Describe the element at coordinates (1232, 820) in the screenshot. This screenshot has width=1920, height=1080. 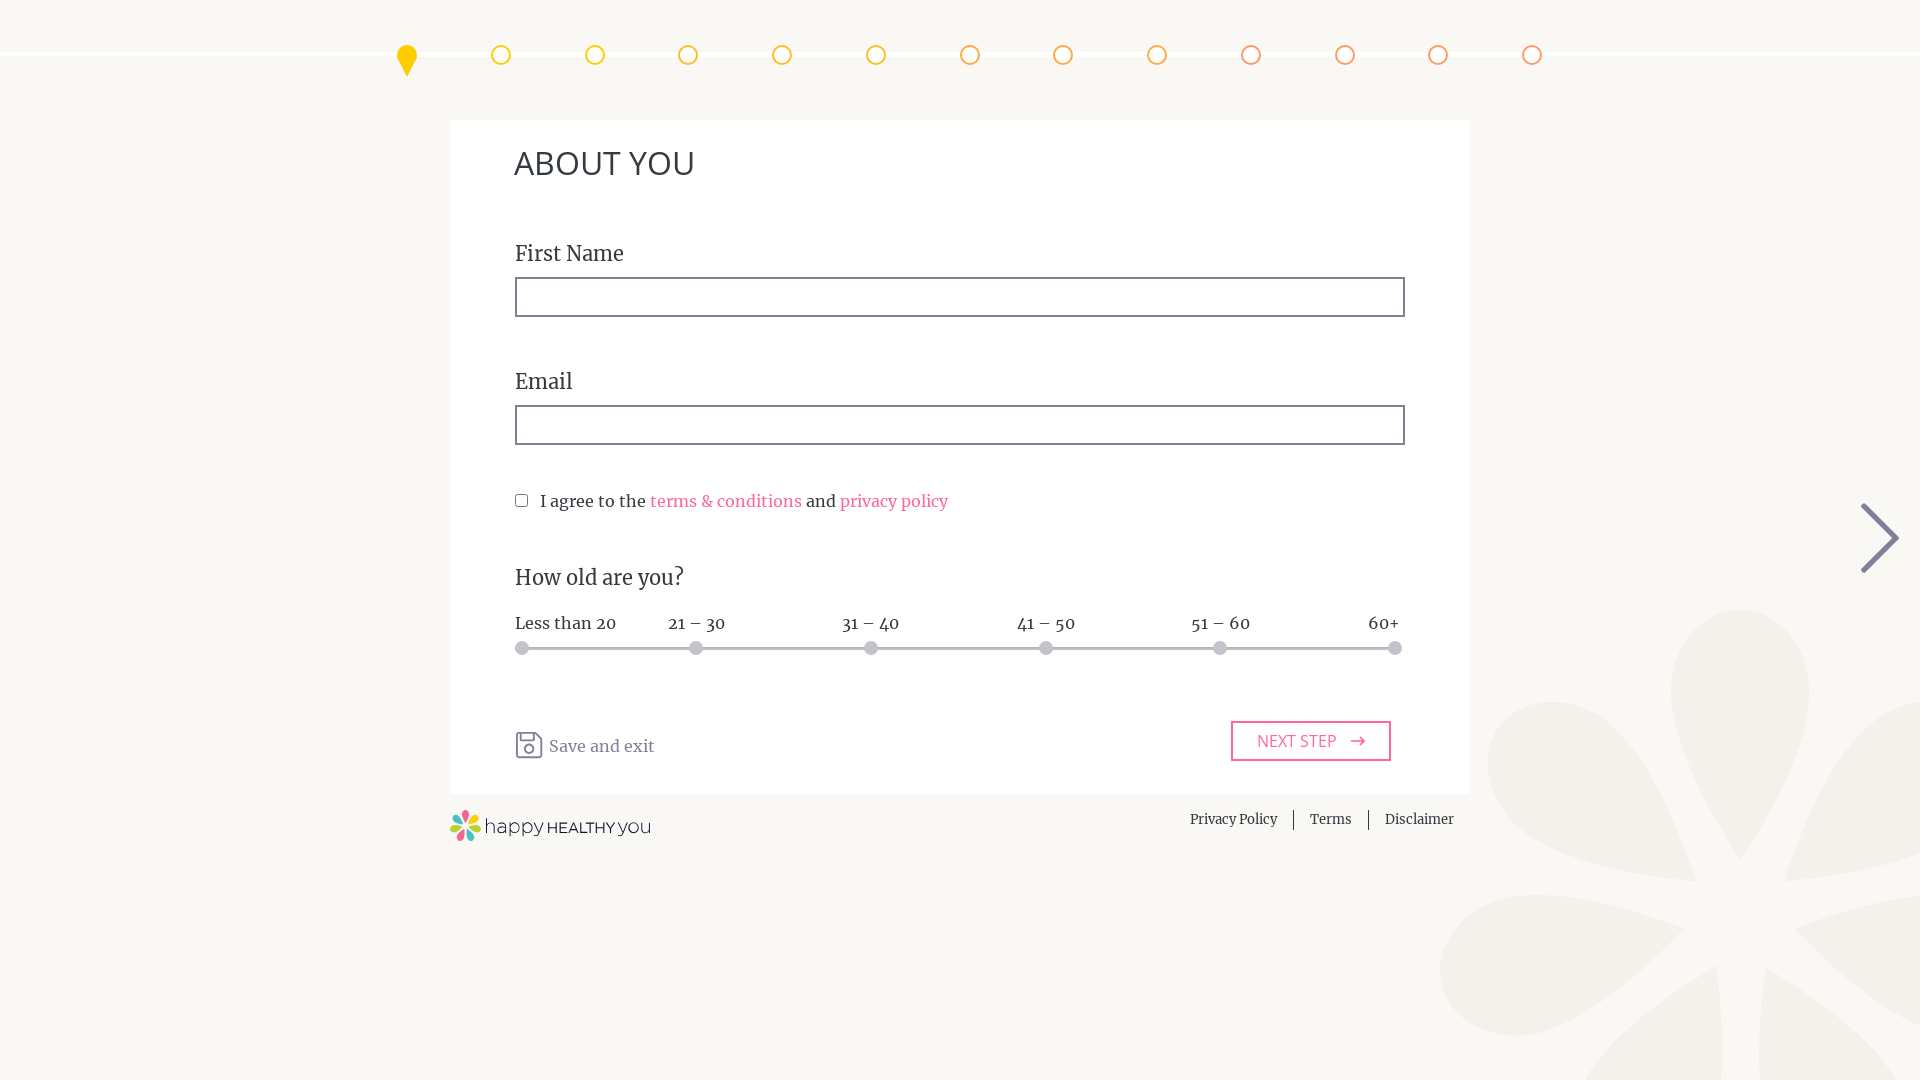
I see `'Privacy Policy'` at that location.